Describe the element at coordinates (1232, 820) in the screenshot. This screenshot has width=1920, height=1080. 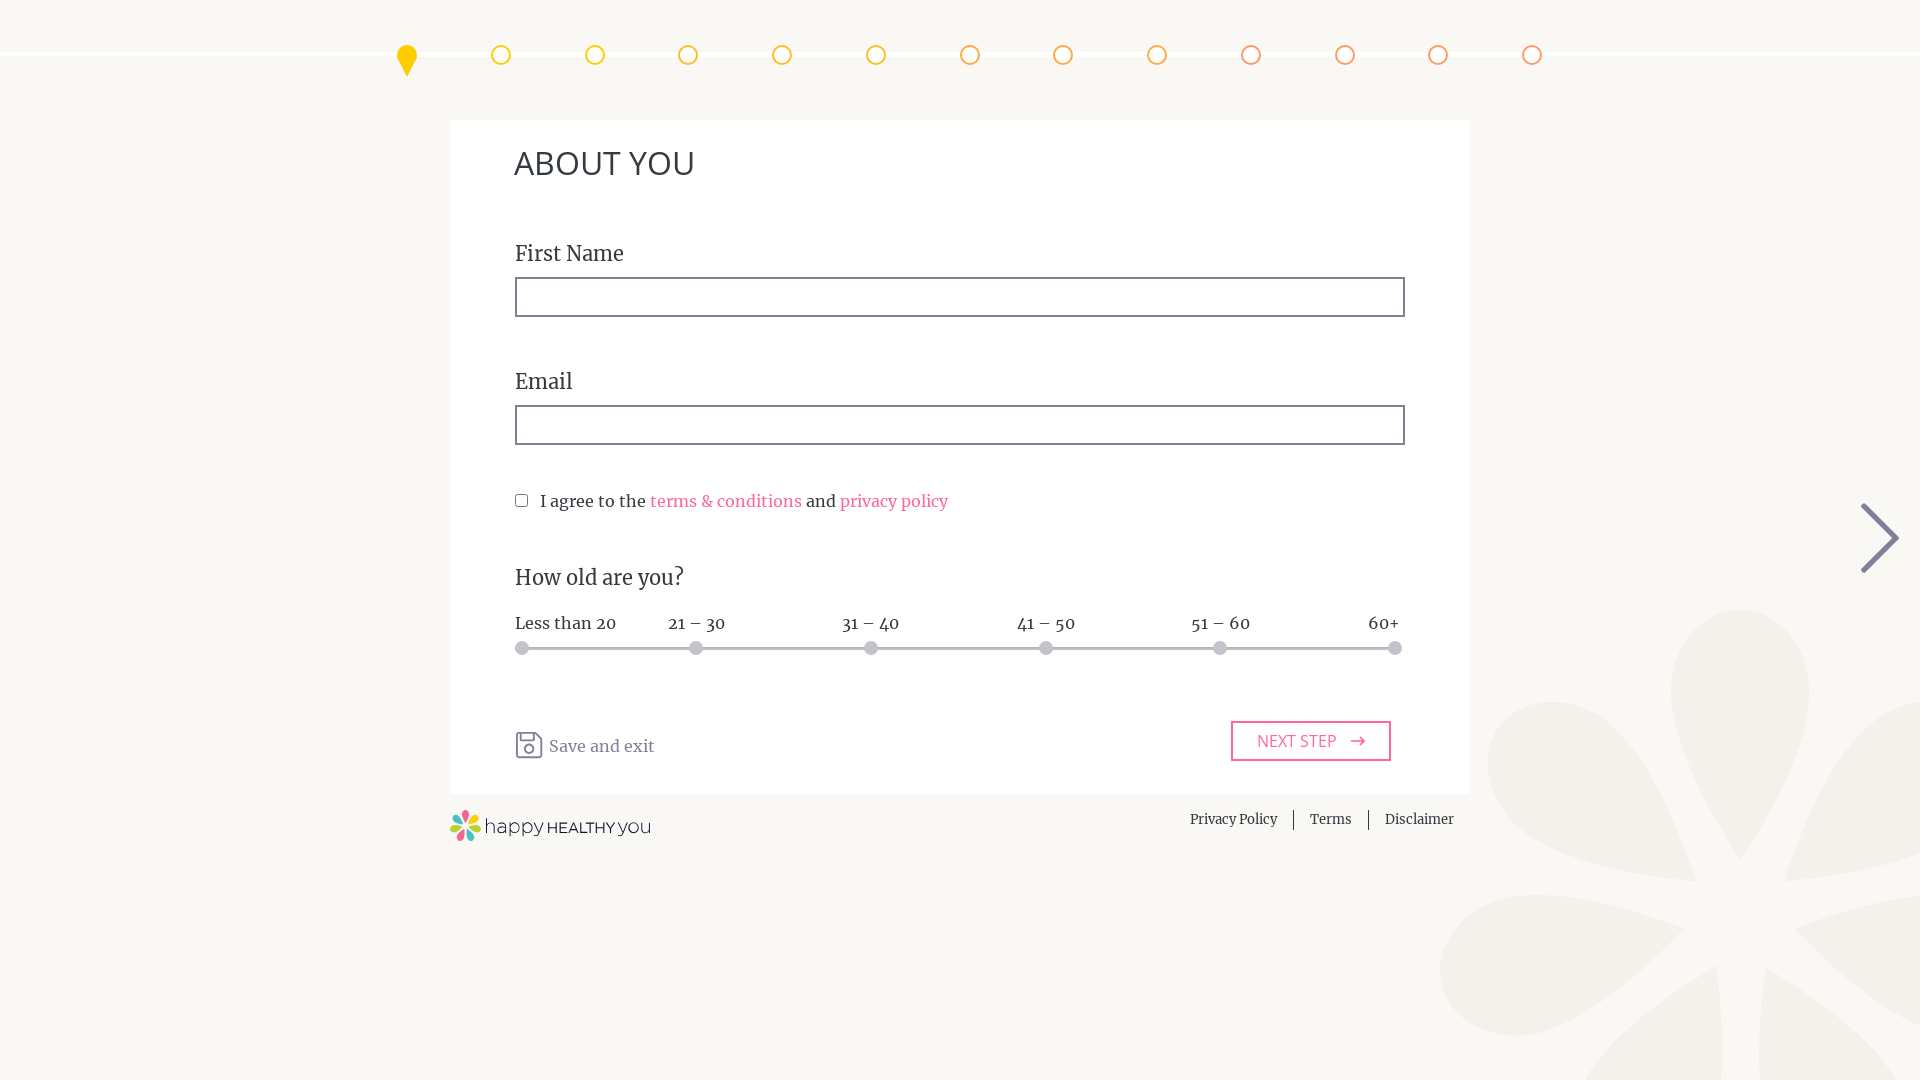
I see `'Privacy Policy'` at that location.